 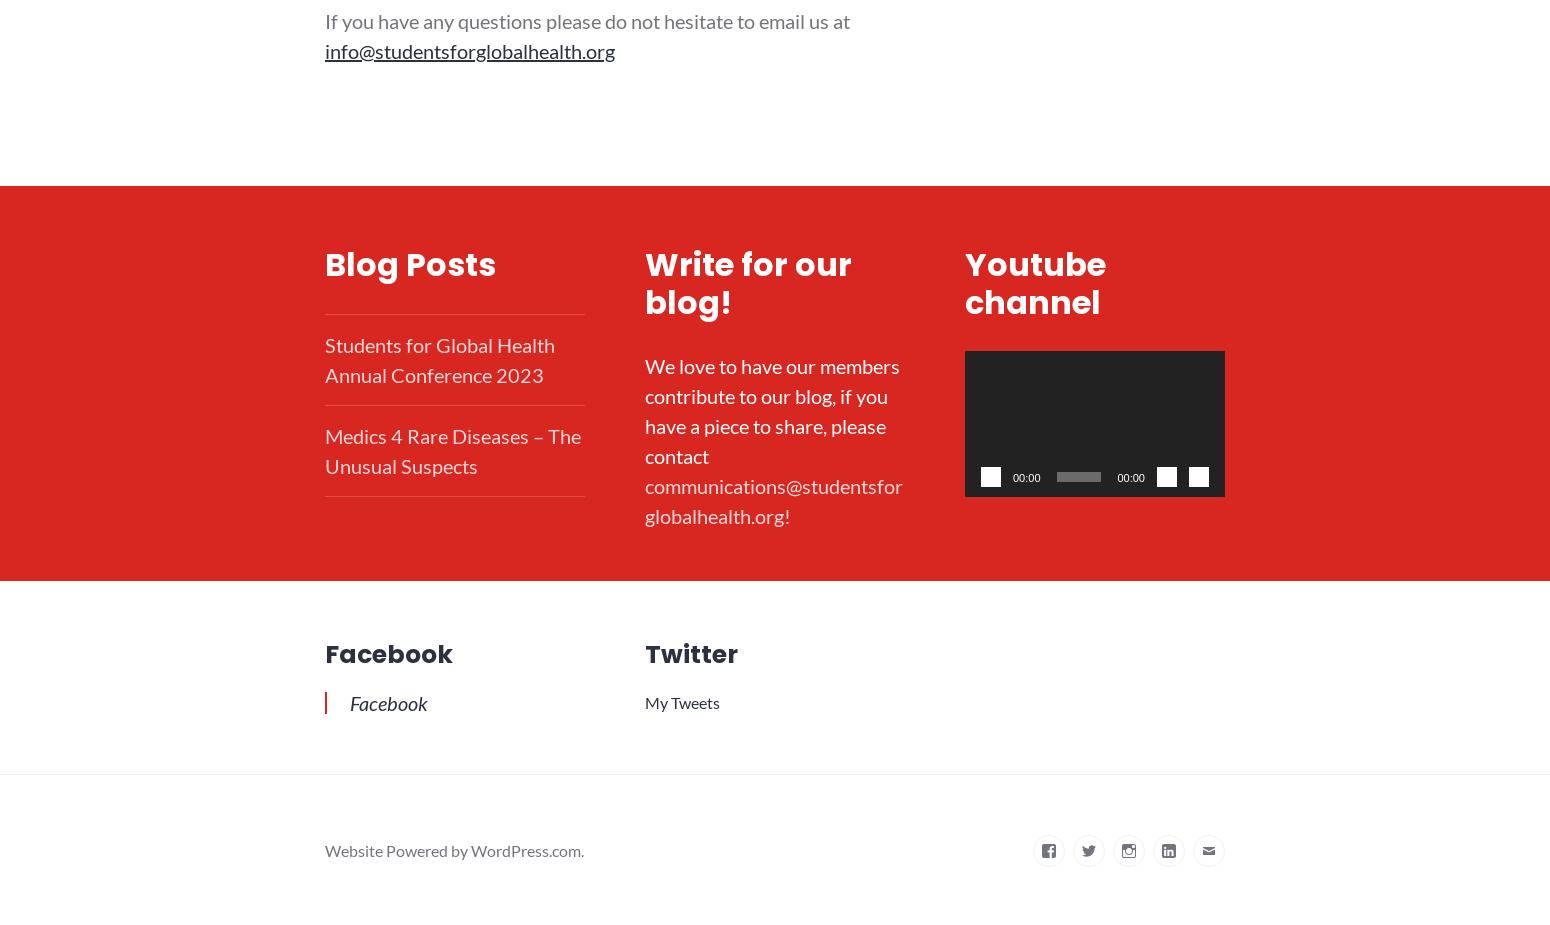 What do you see at coordinates (468, 49) in the screenshot?
I see `'info@studentsforglobalhealth.org'` at bounding box center [468, 49].